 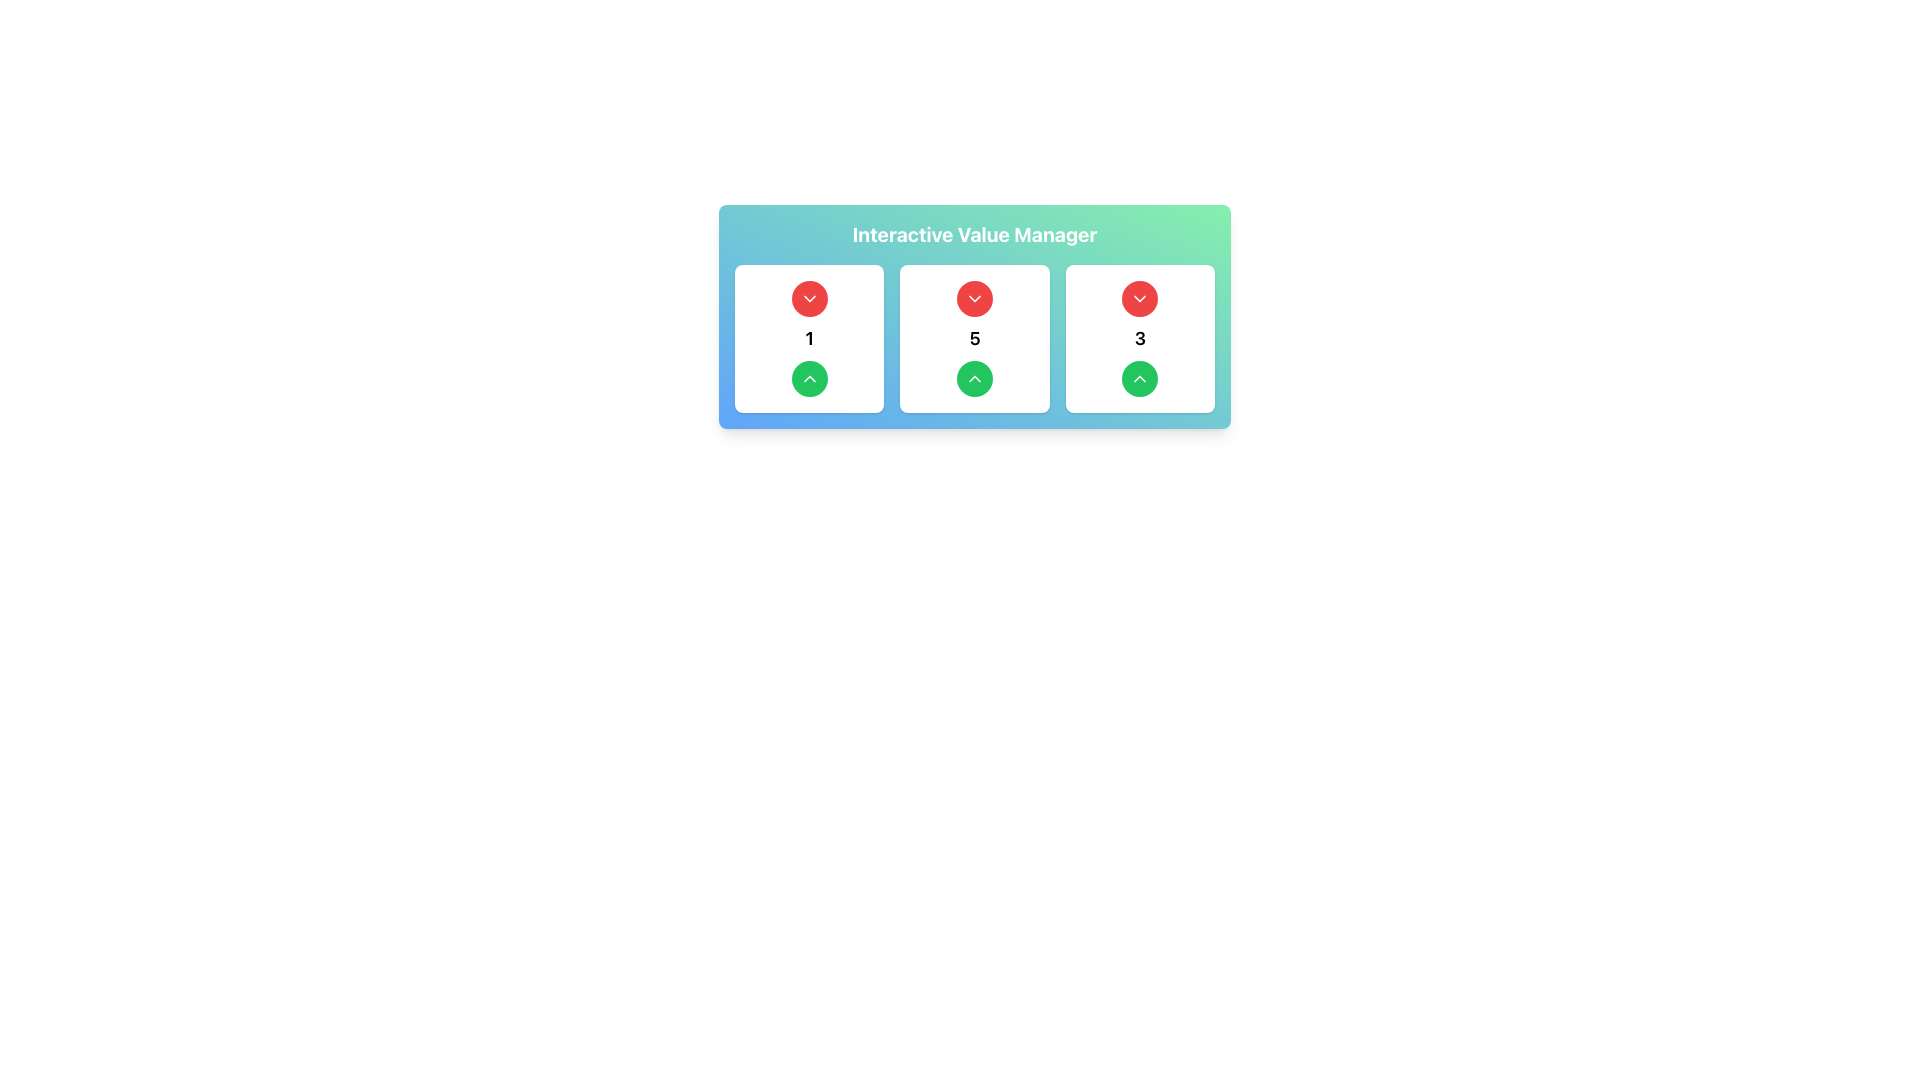 I want to click on the chevron icon located inside the circular red button at the top of the first column in the 'Interactive Value Manager' section for potential visual feedback, so click(x=809, y=299).